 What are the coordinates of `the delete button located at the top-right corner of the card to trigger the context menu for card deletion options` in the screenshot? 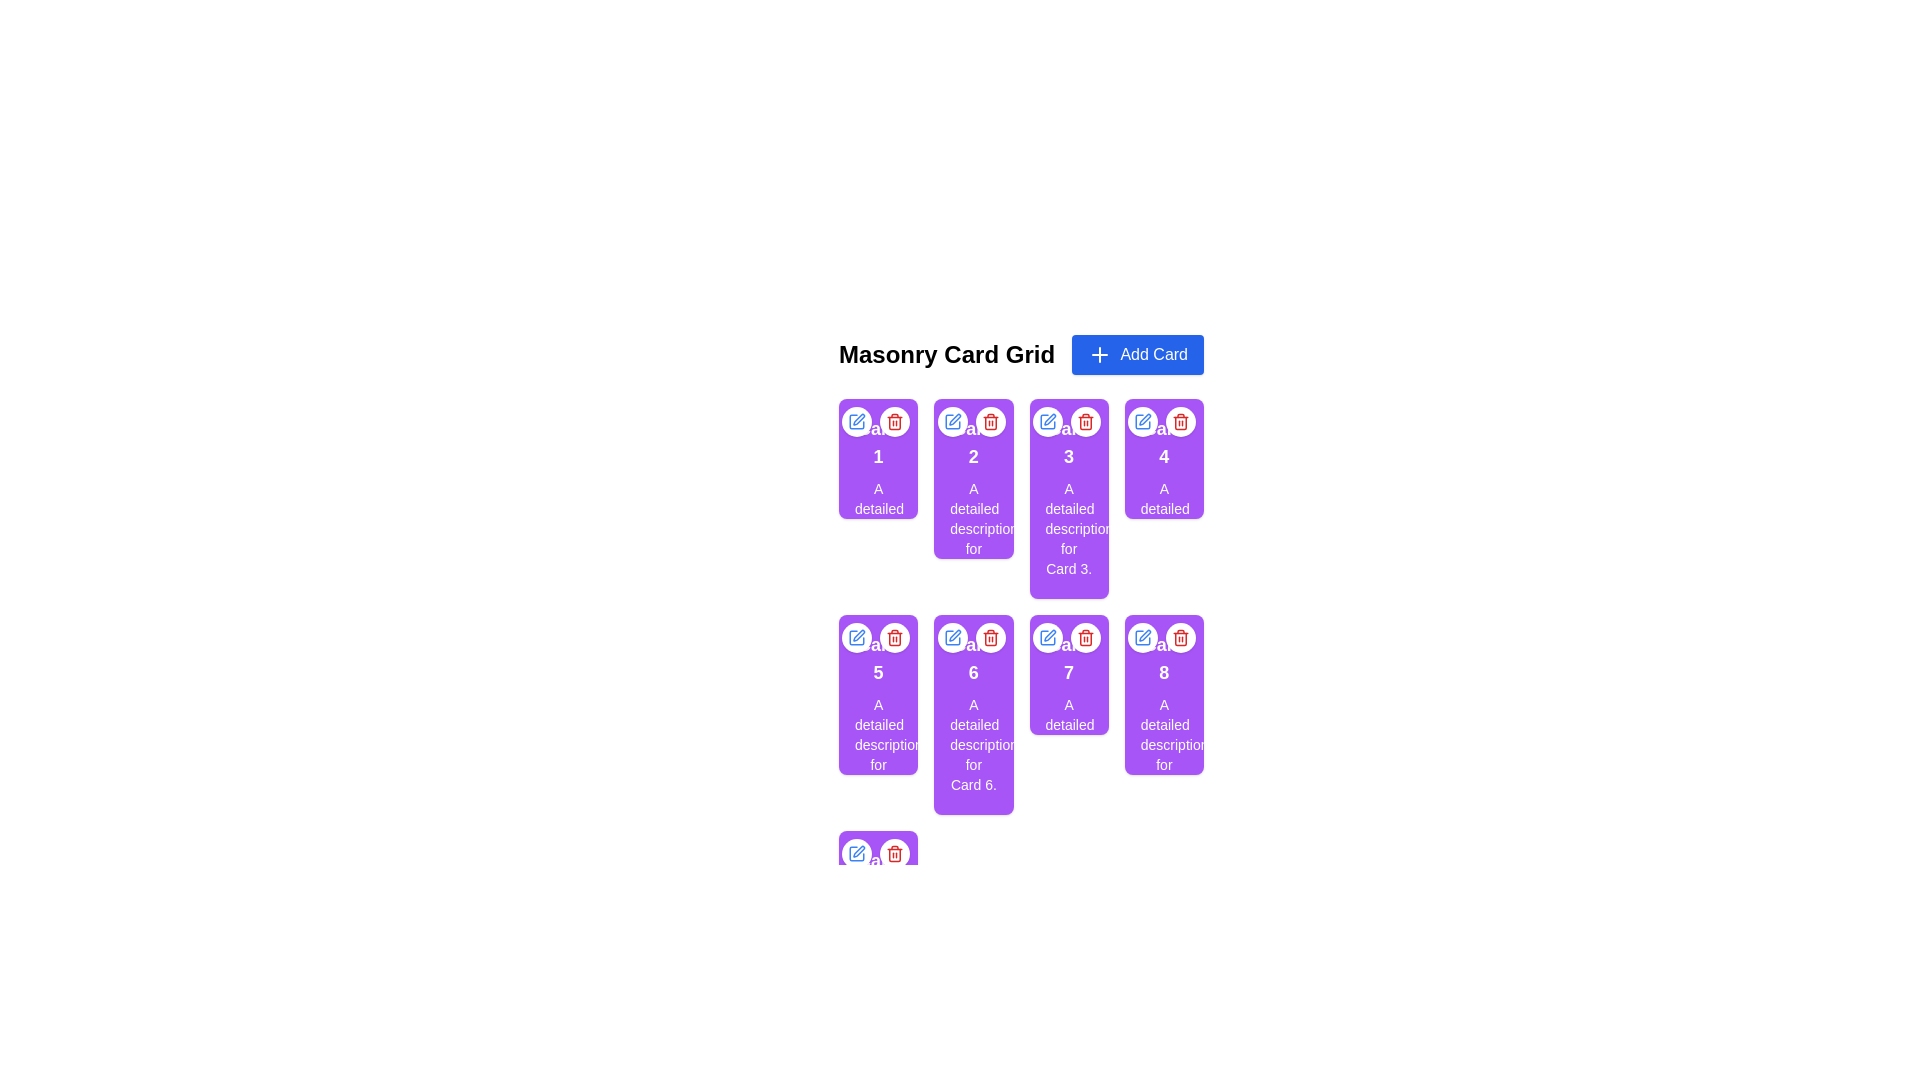 It's located at (1180, 637).